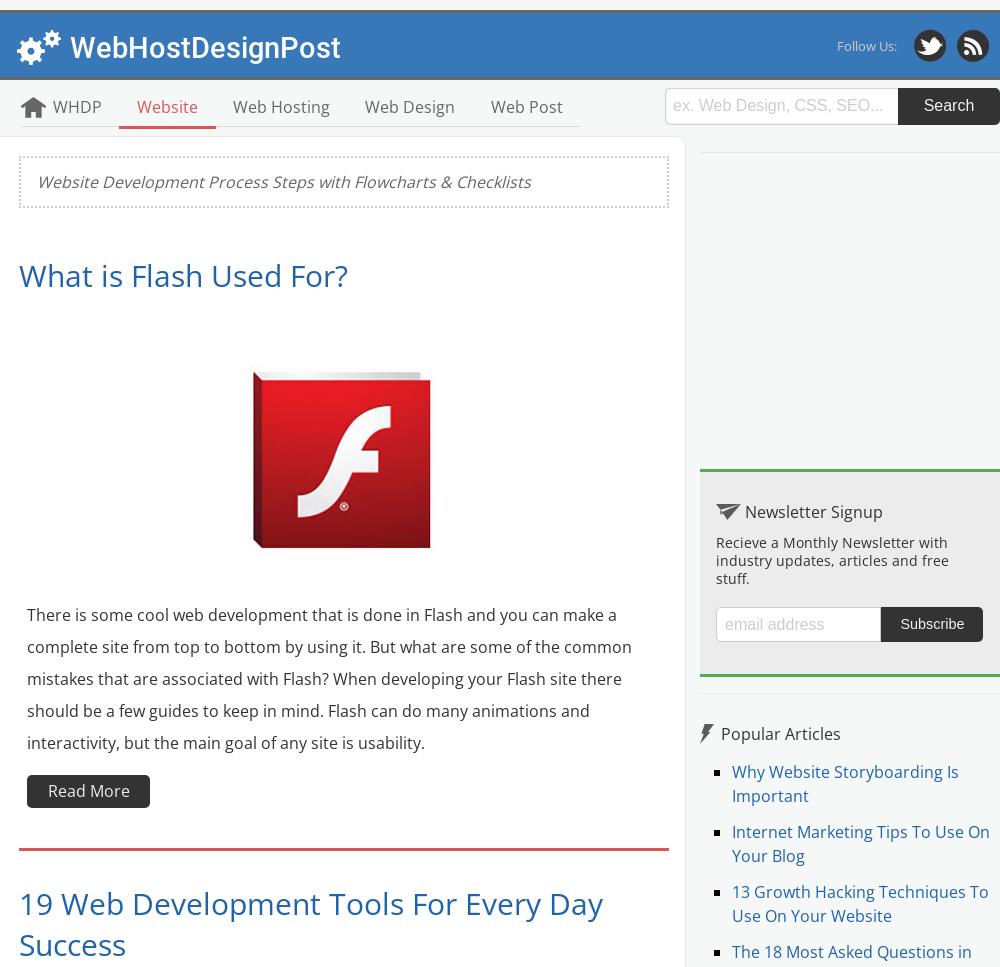 This screenshot has height=967, width=1000. What do you see at coordinates (859, 904) in the screenshot?
I see `'13 Growth Hacking Techniques To Use On Your Website'` at bounding box center [859, 904].